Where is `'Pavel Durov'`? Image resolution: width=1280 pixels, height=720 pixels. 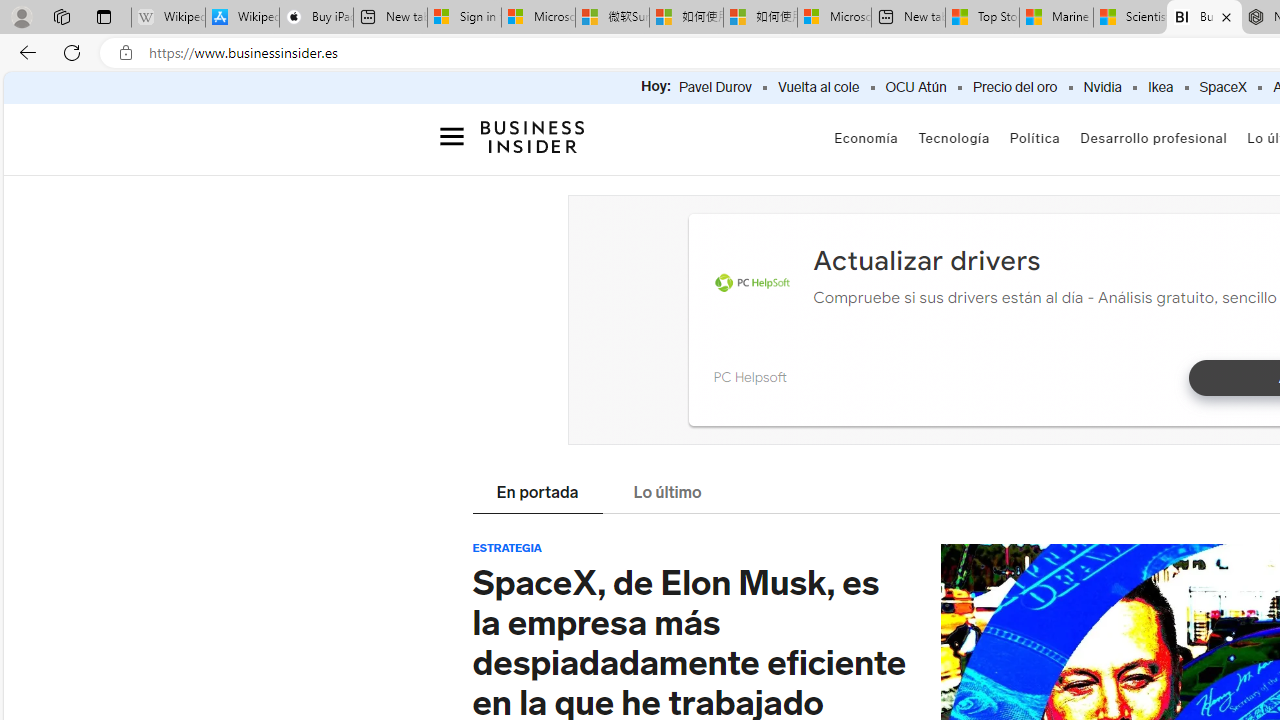 'Pavel Durov' is located at coordinates (715, 87).